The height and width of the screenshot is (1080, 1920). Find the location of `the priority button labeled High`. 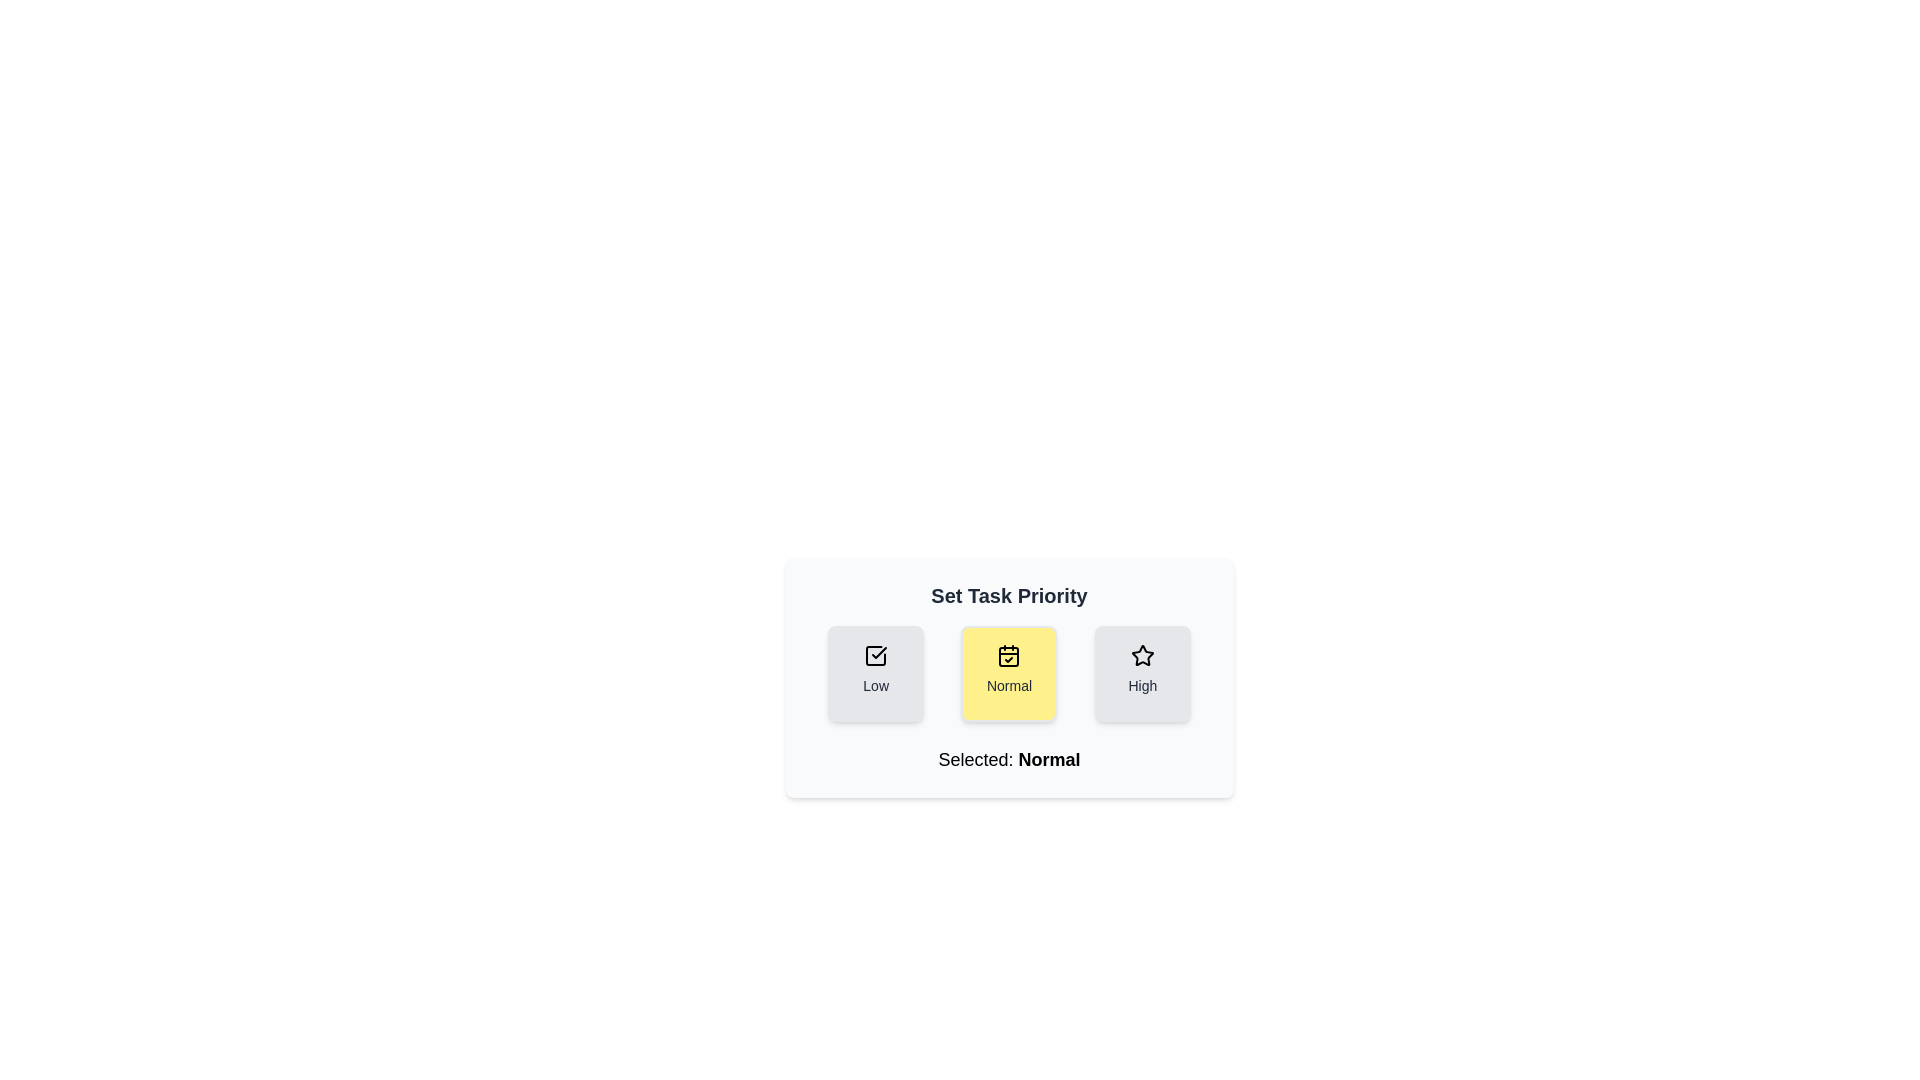

the priority button labeled High is located at coordinates (1142, 674).